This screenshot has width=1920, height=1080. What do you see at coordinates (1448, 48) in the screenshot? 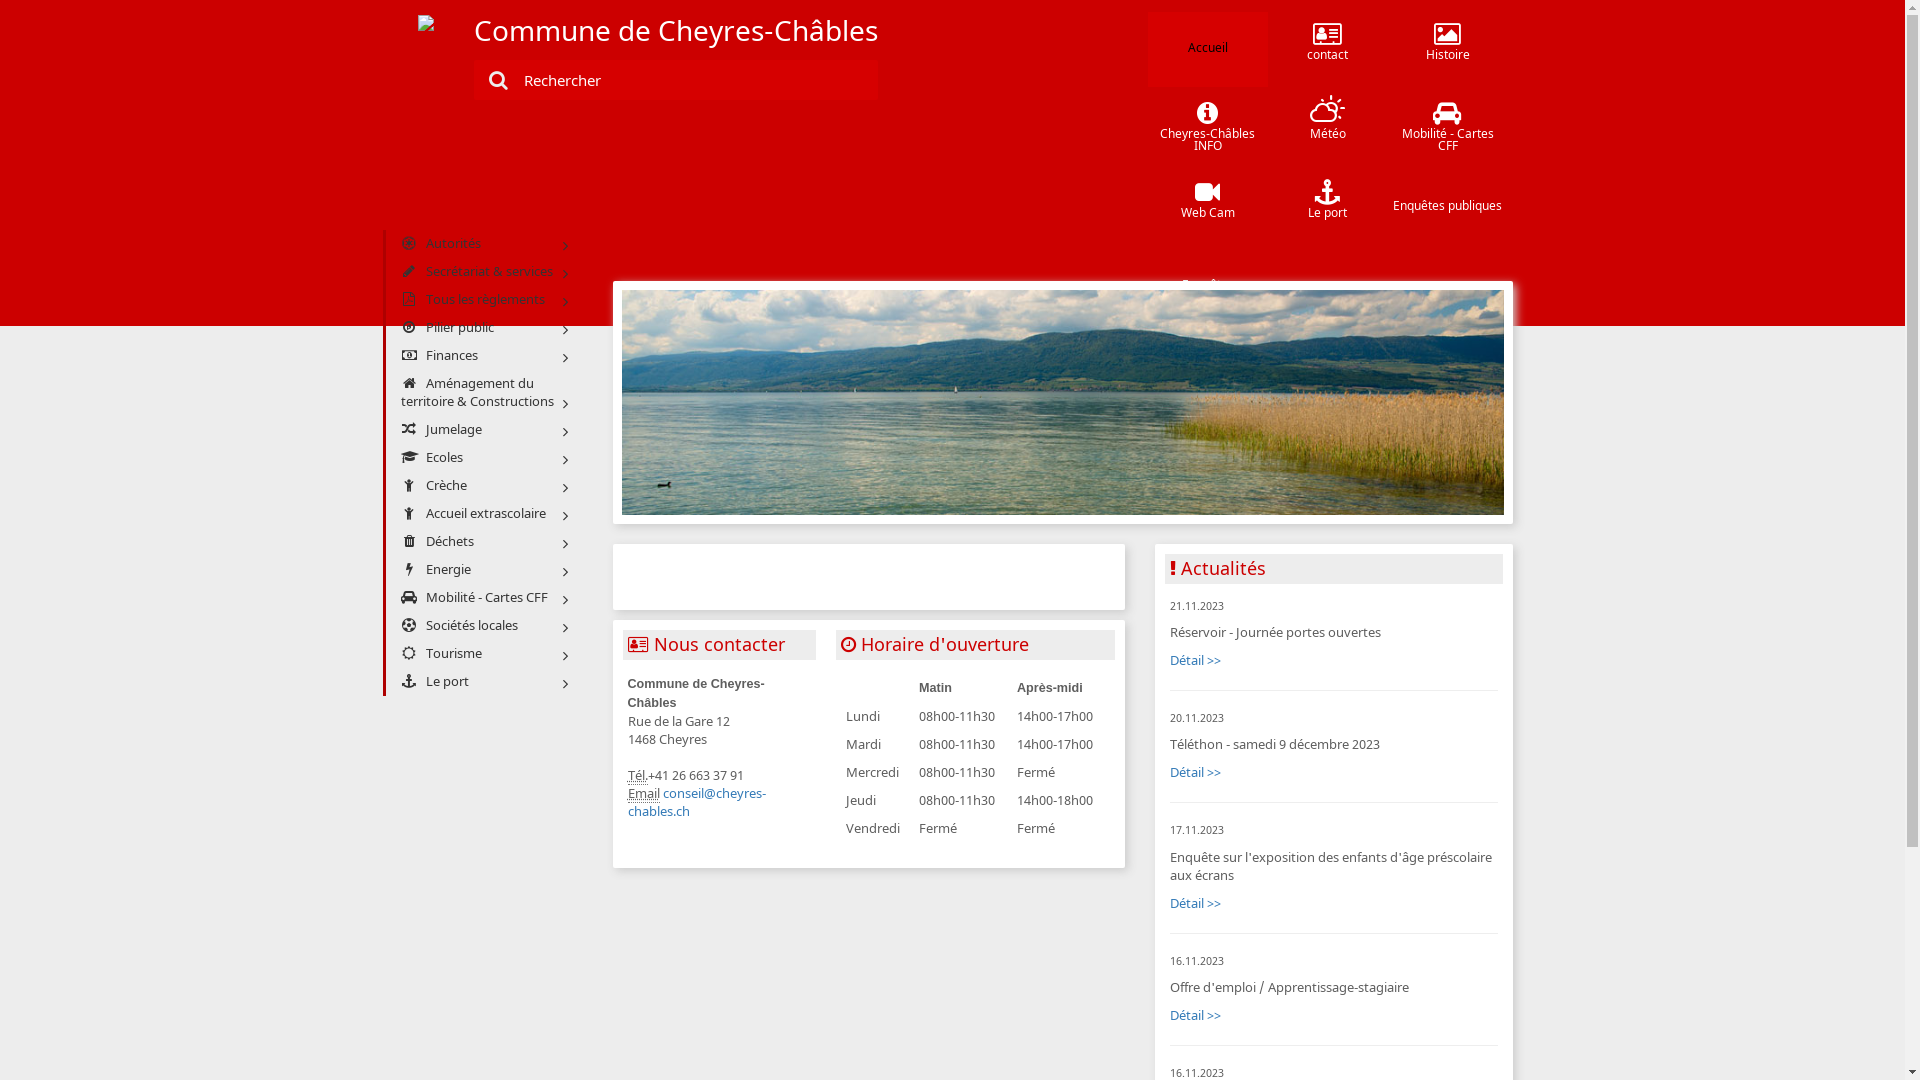
I see `'Histoire'` at bounding box center [1448, 48].